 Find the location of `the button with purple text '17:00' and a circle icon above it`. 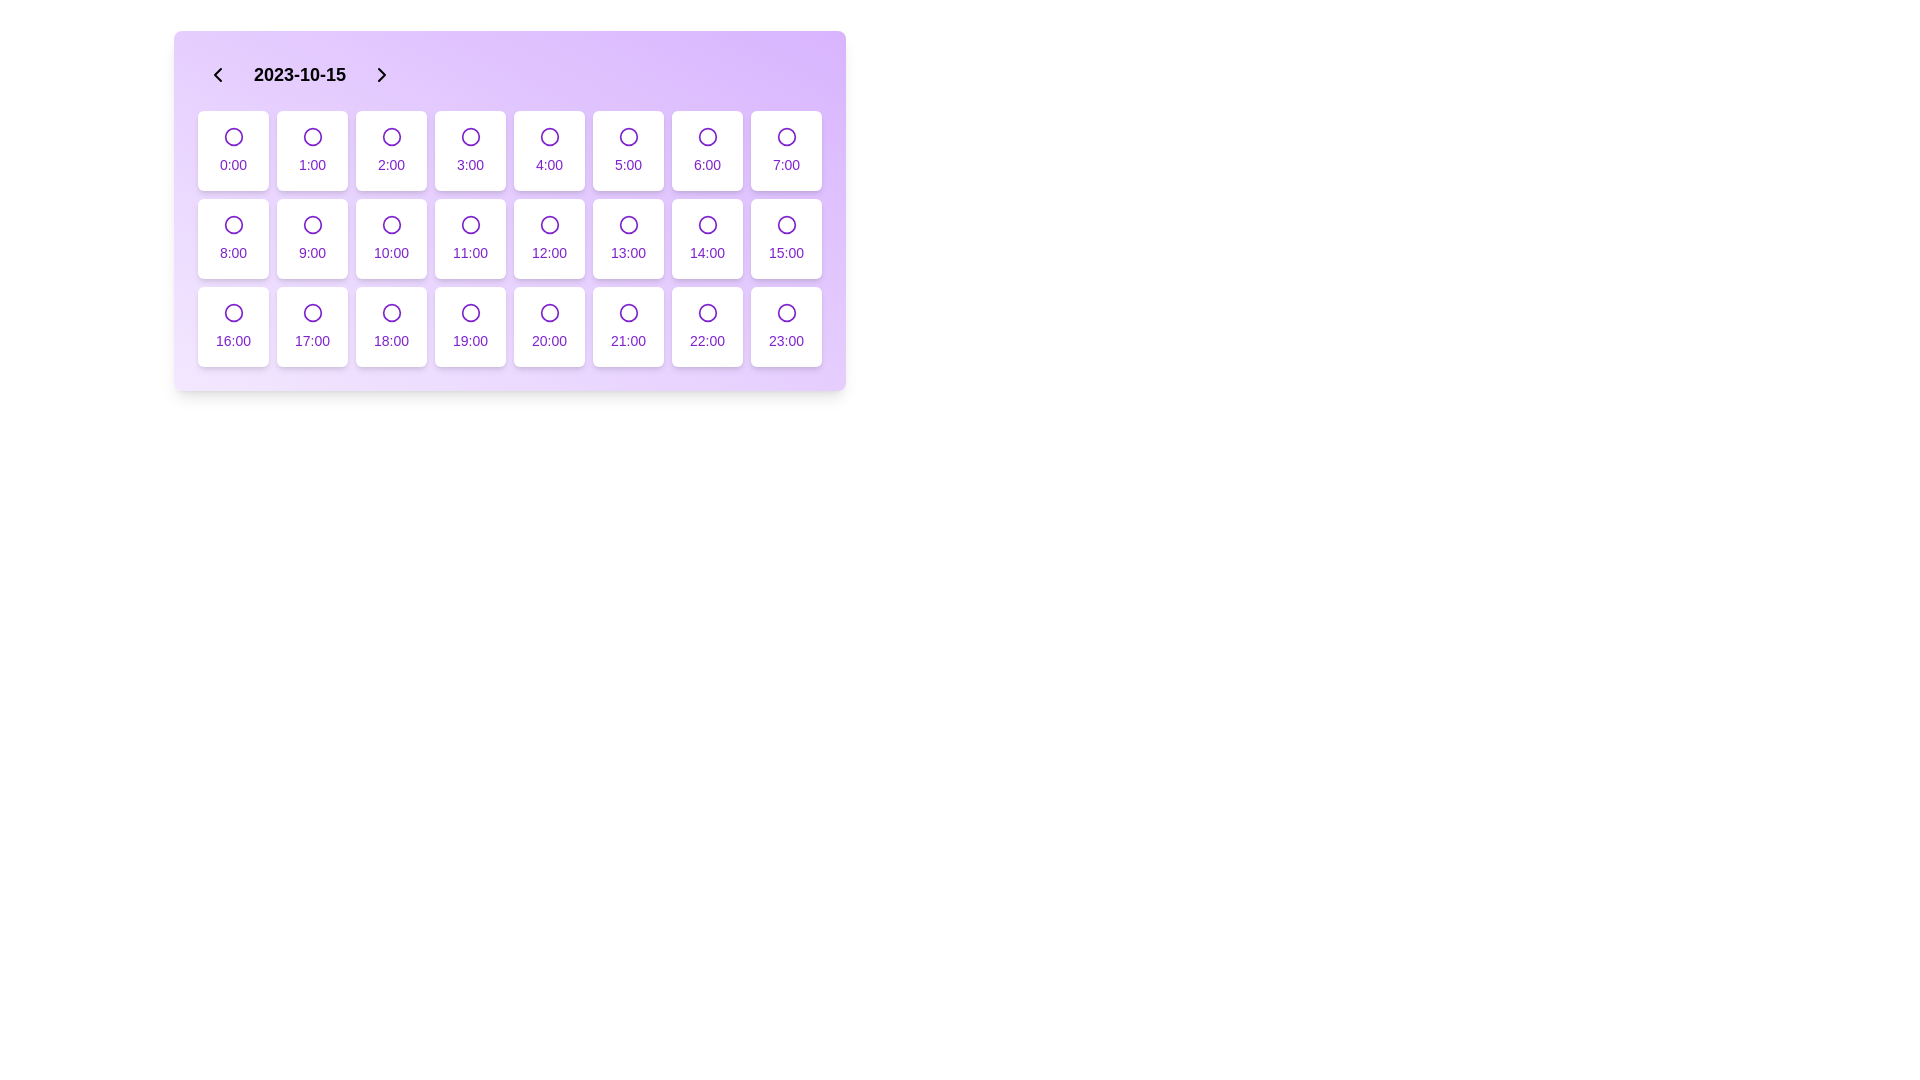

the button with purple text '17:00' and a circle icon above it is located at coordinates (311, 326).